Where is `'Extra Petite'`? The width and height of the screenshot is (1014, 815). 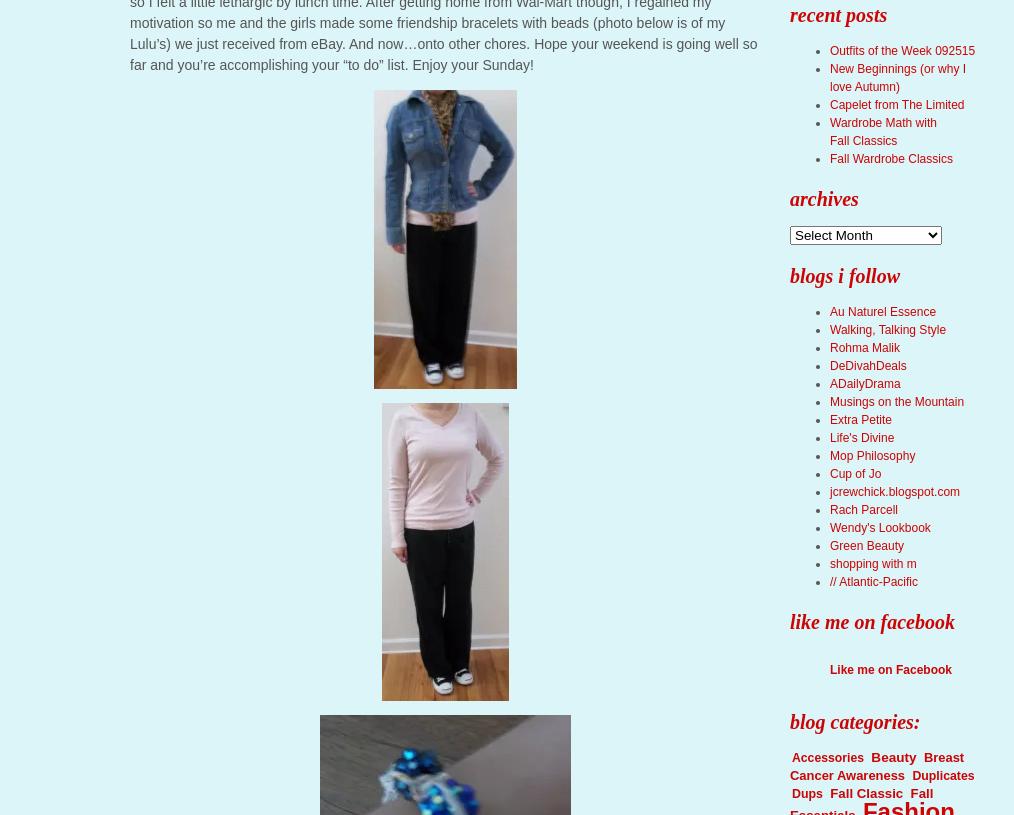
'Extra Petite' is located at coordinates (859, 419).